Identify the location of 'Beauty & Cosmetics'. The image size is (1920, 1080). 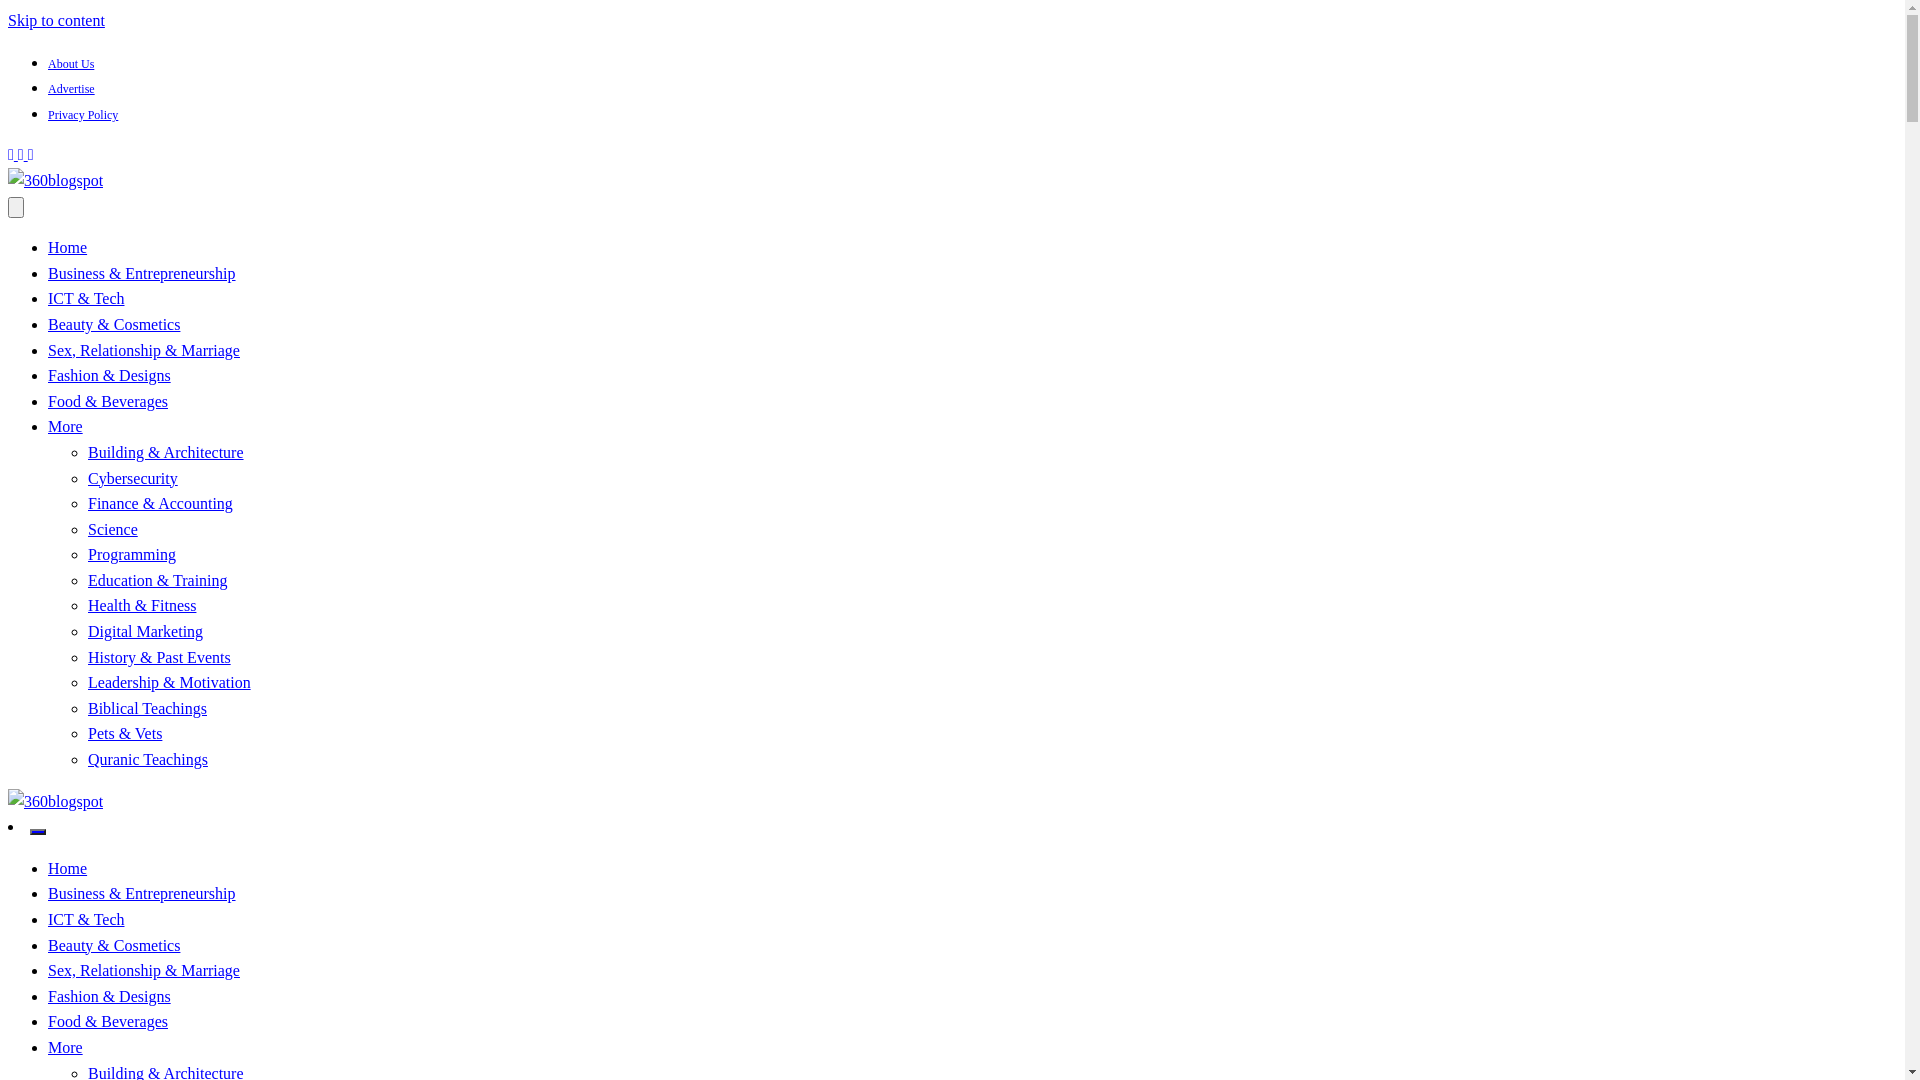
(113, 323).